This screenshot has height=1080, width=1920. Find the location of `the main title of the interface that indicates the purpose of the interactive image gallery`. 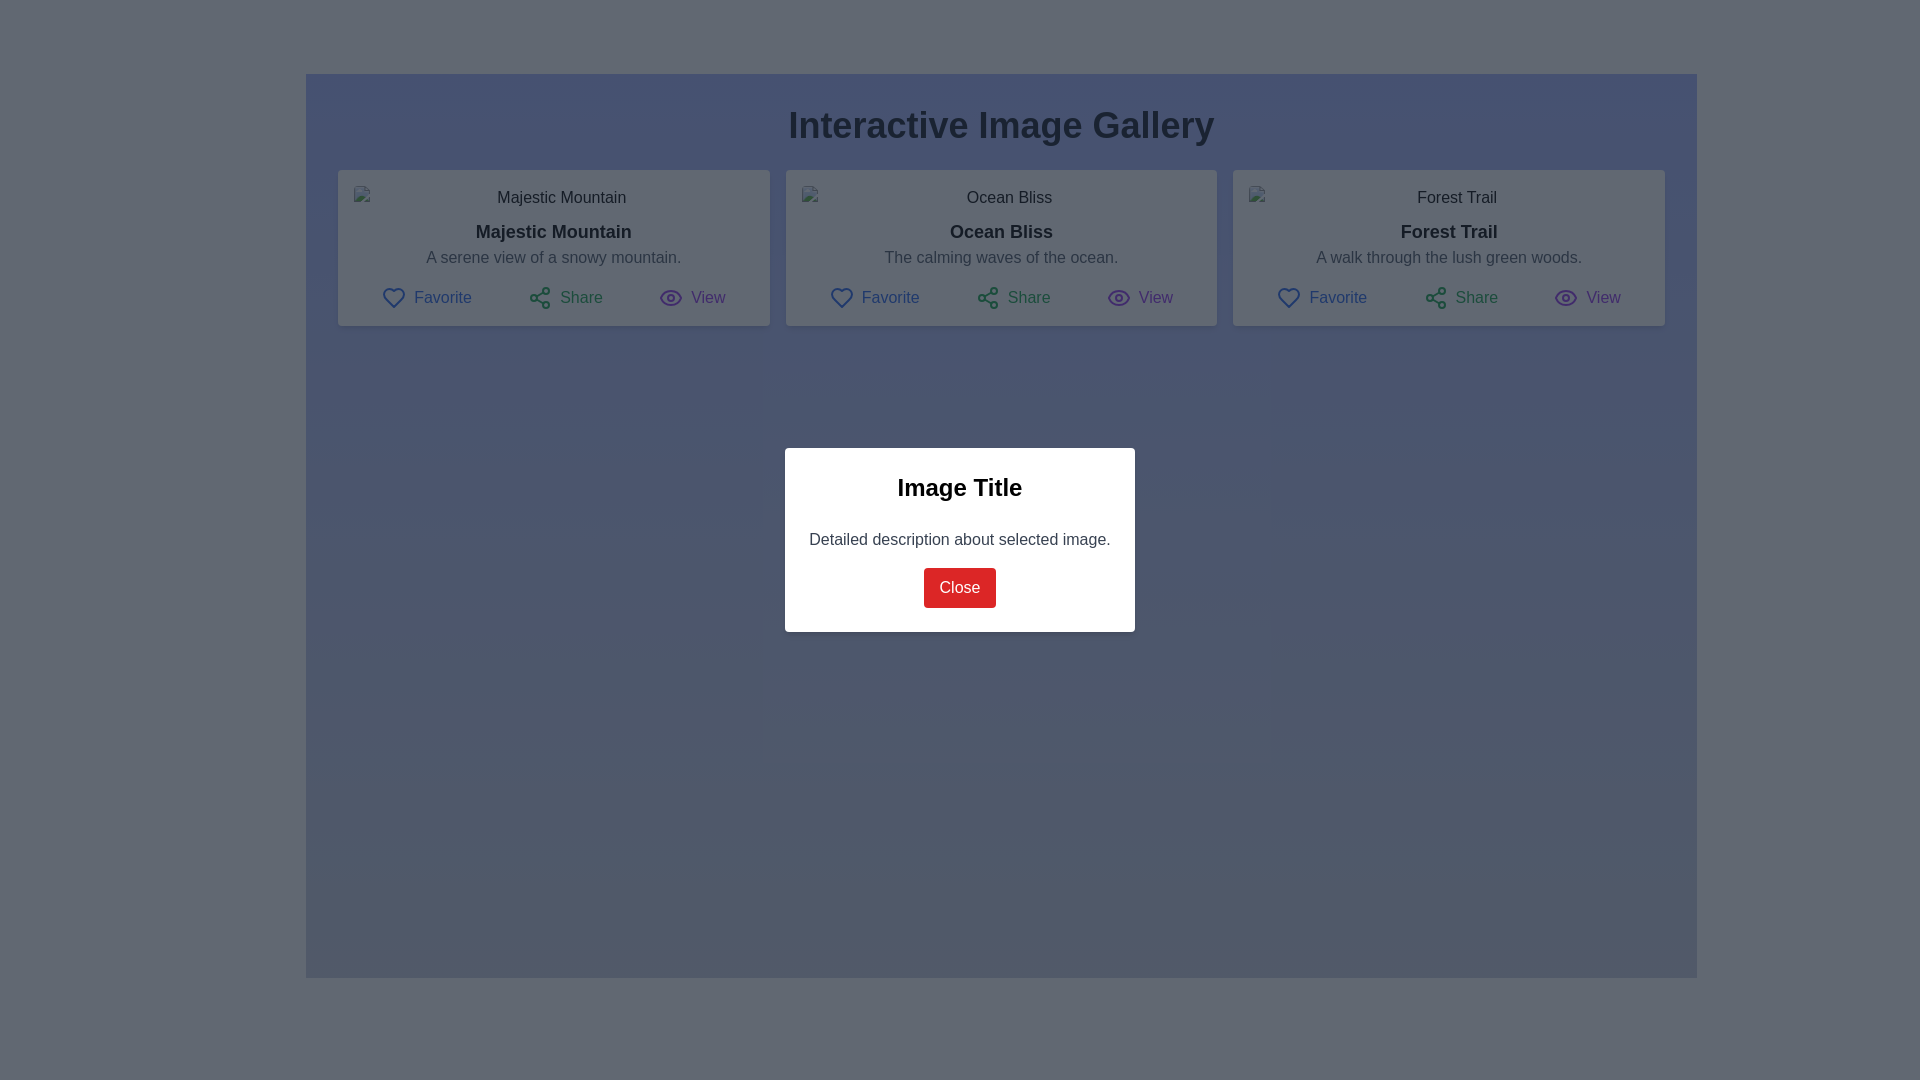

the main title of the interface that indicates the purpose of the interactive image gallery is located at coordinates (1001, 126).